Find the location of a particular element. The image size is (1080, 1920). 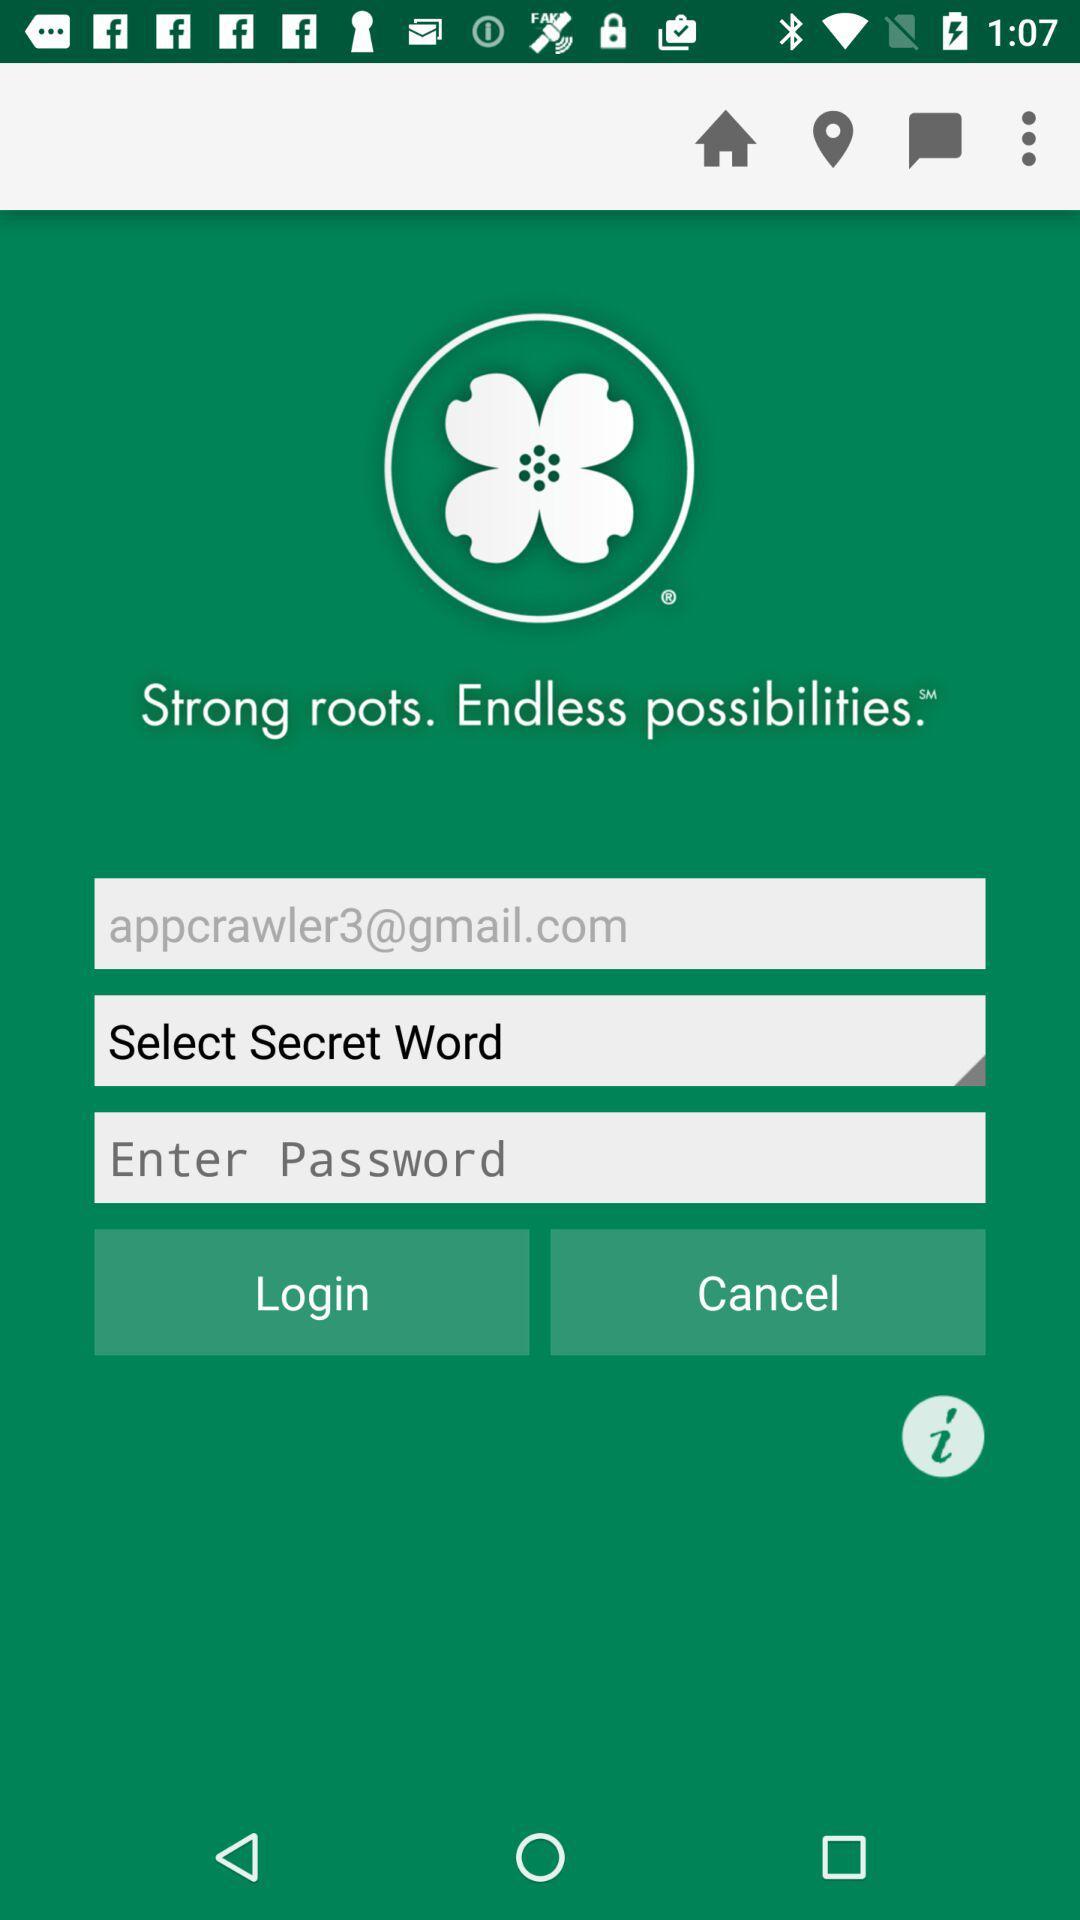

login item is located at coordinates (312, 1292).